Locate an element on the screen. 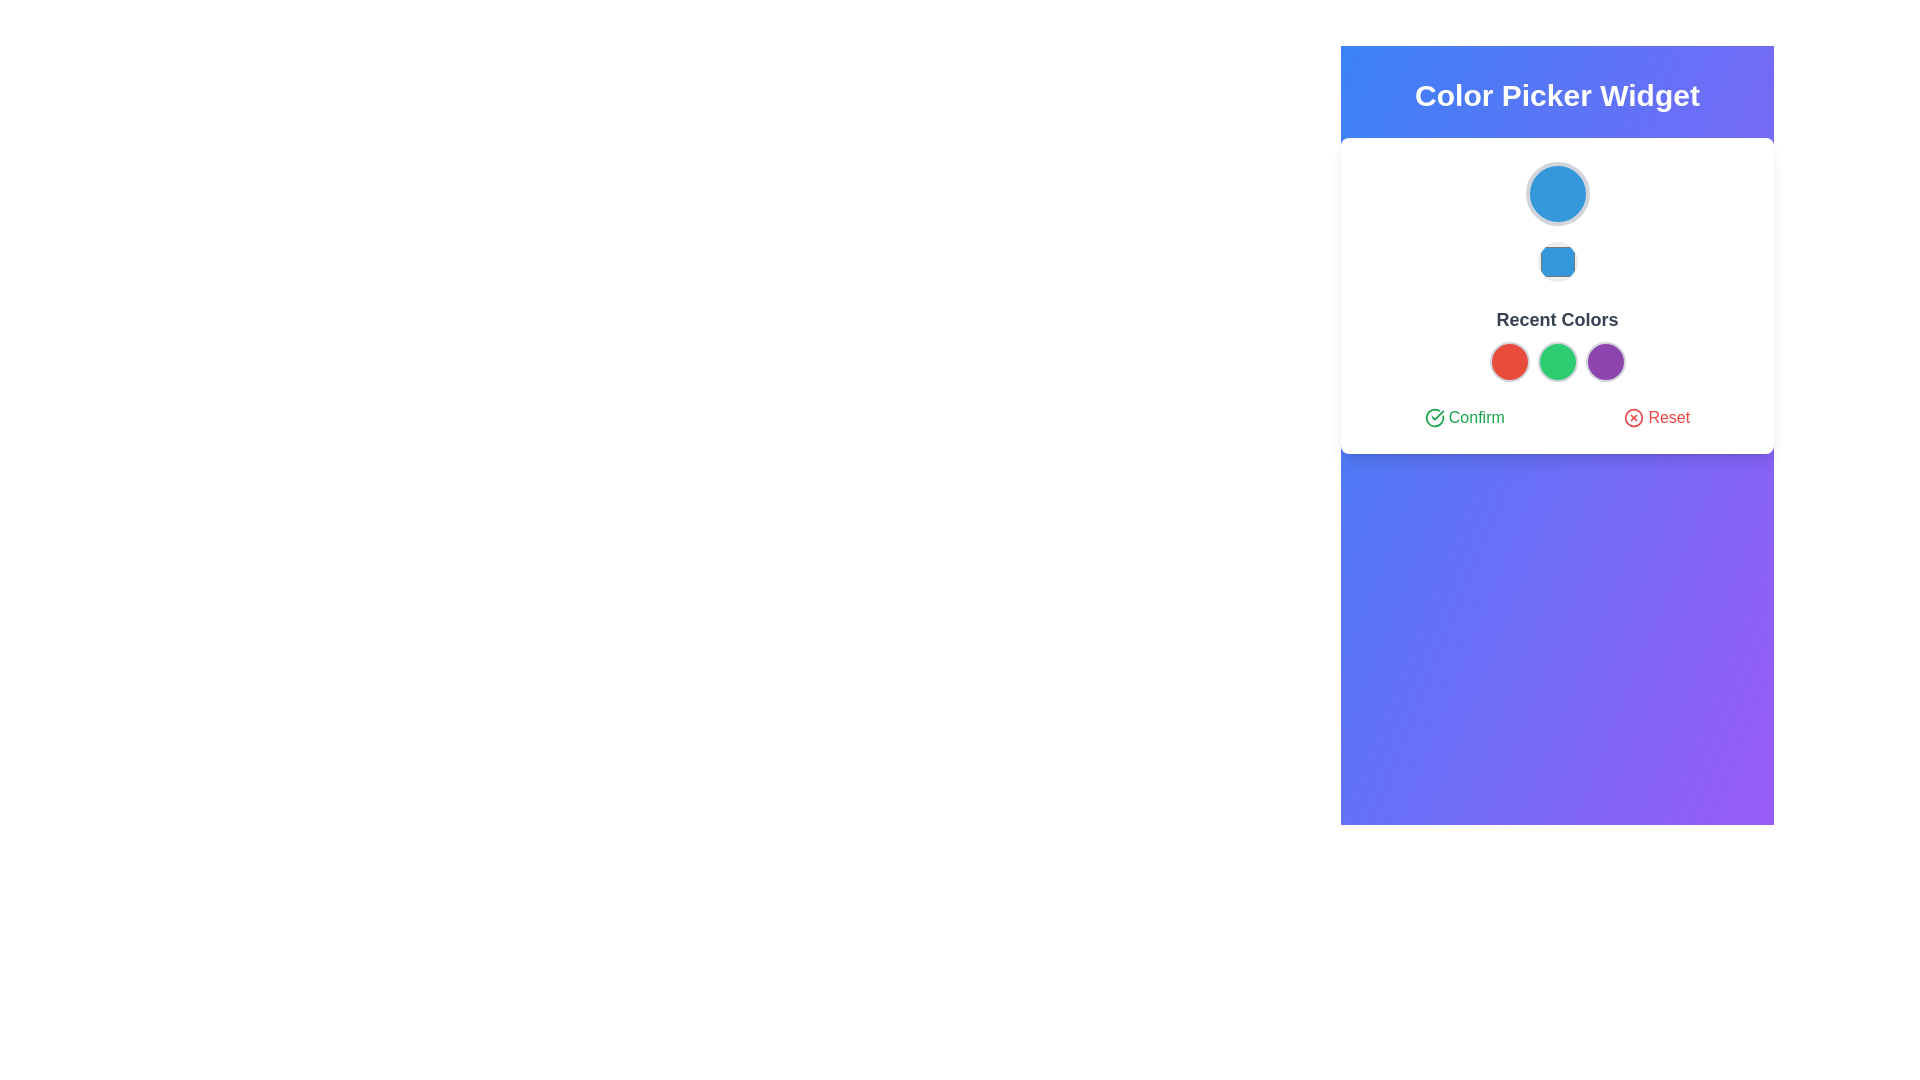 The height and width of the screenshot is (1080, 1920). the icon button associated with the 'Reset' text label located at the bottom-right of the card interface is located at coordinates (1634, 416).